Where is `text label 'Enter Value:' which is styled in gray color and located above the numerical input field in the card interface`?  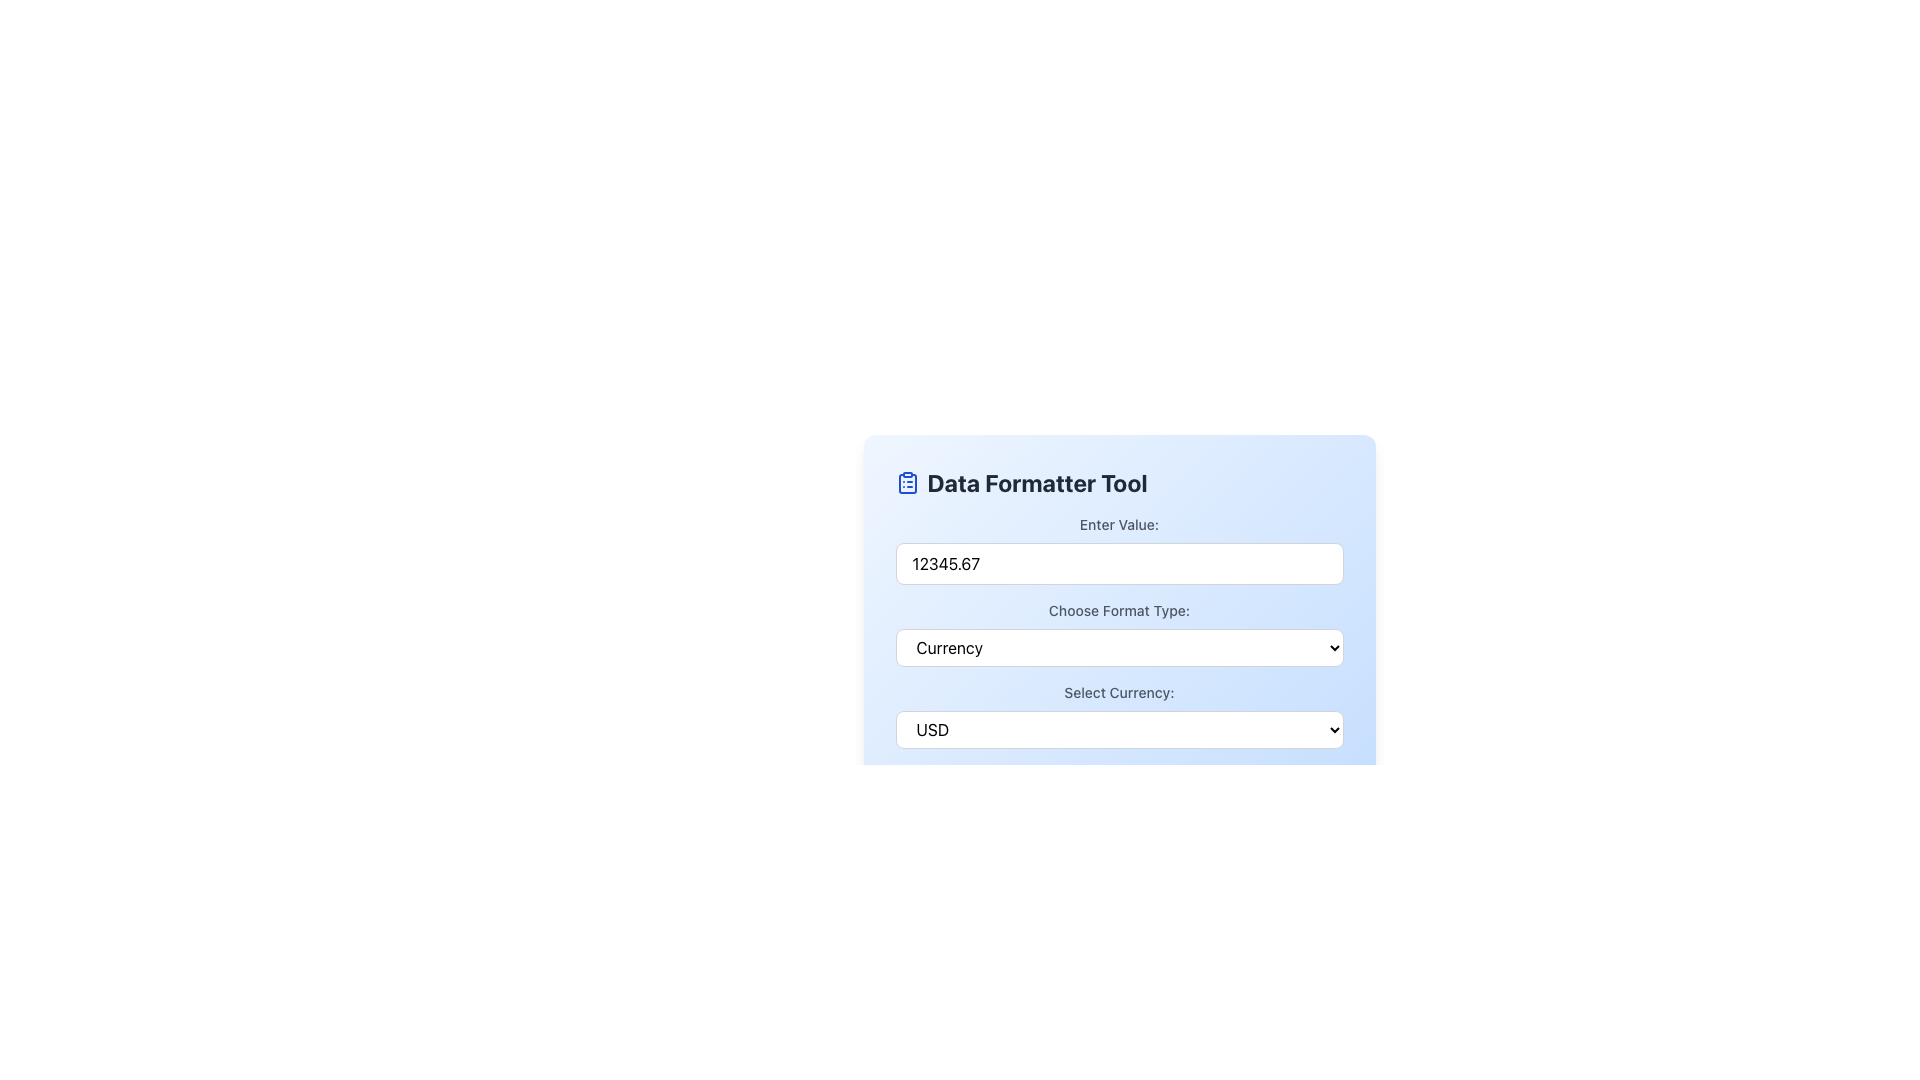
text label 'Enter Value:' which is styled in gray color and located above the numerical input field in the card interface is located at coordinates (1118, 523).